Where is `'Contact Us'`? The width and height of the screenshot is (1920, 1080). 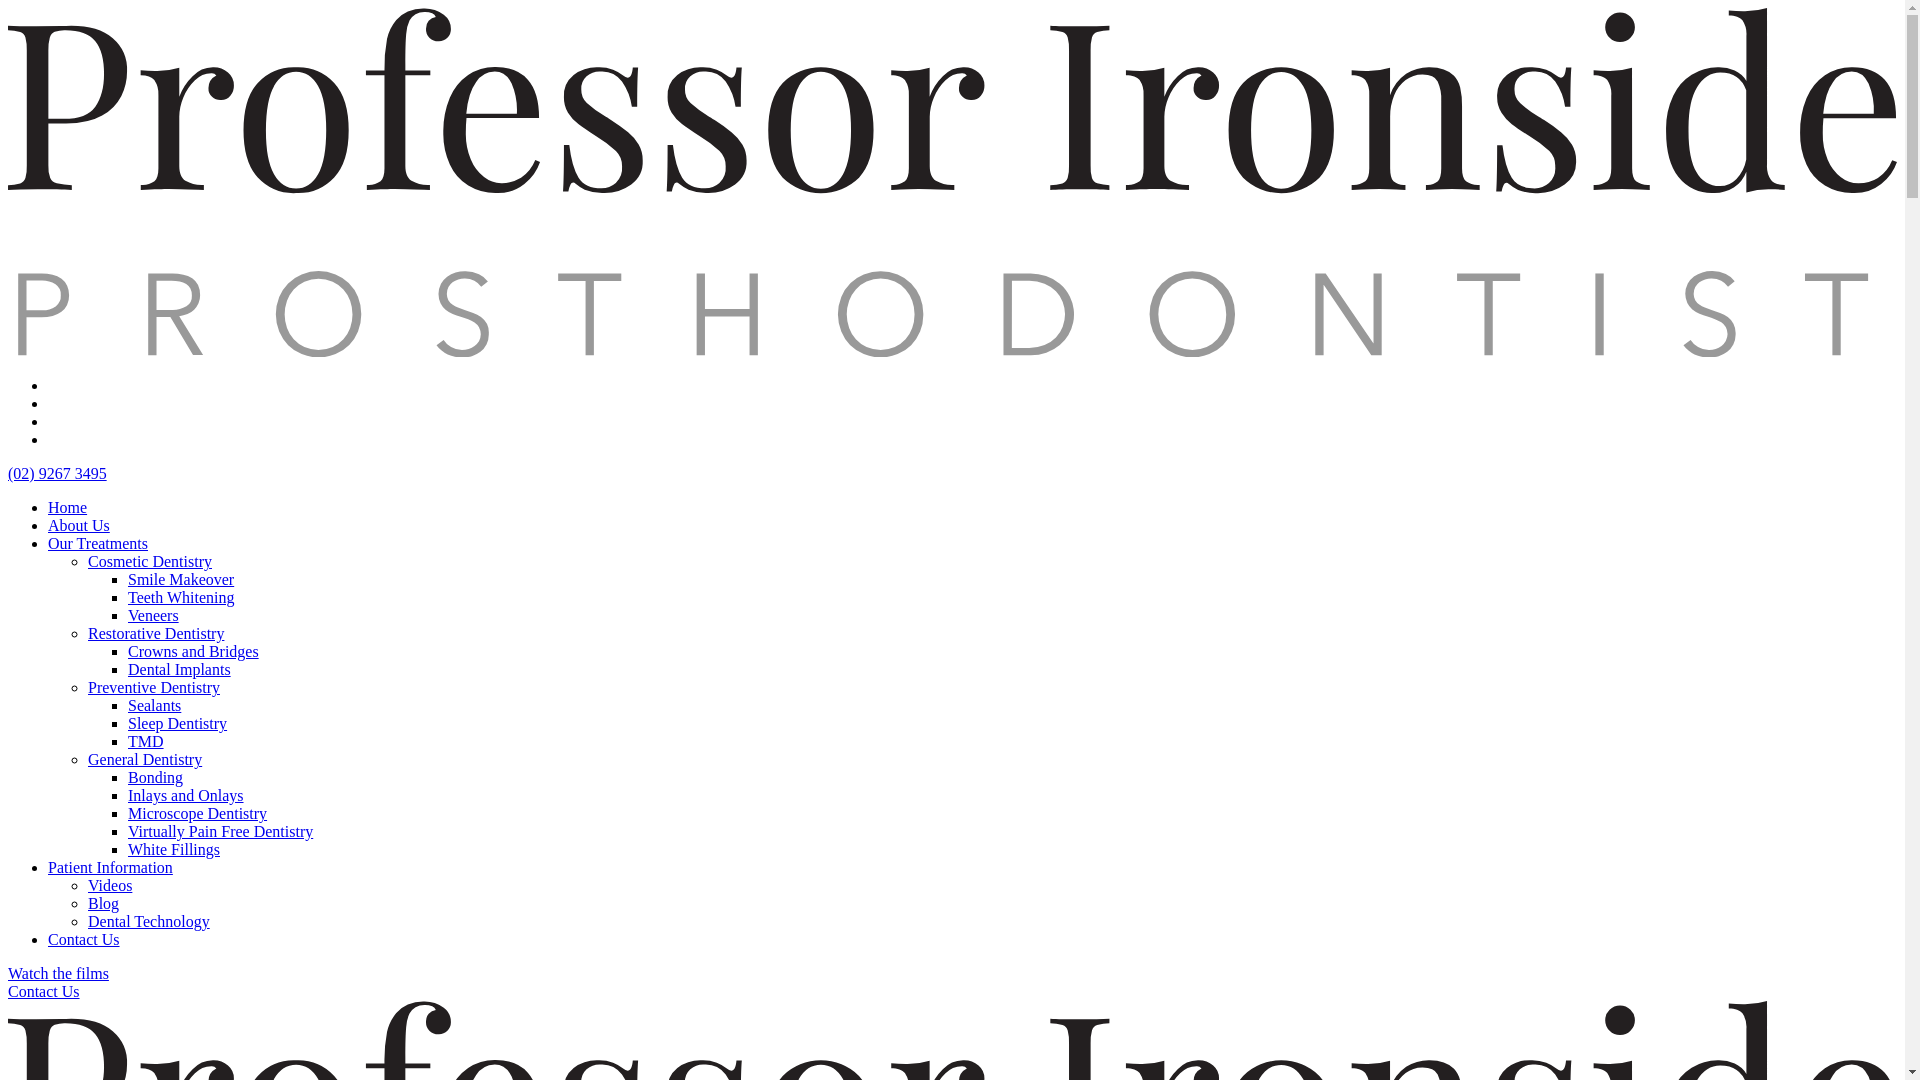
'Contact Us' is located at coordinates (82, 939).